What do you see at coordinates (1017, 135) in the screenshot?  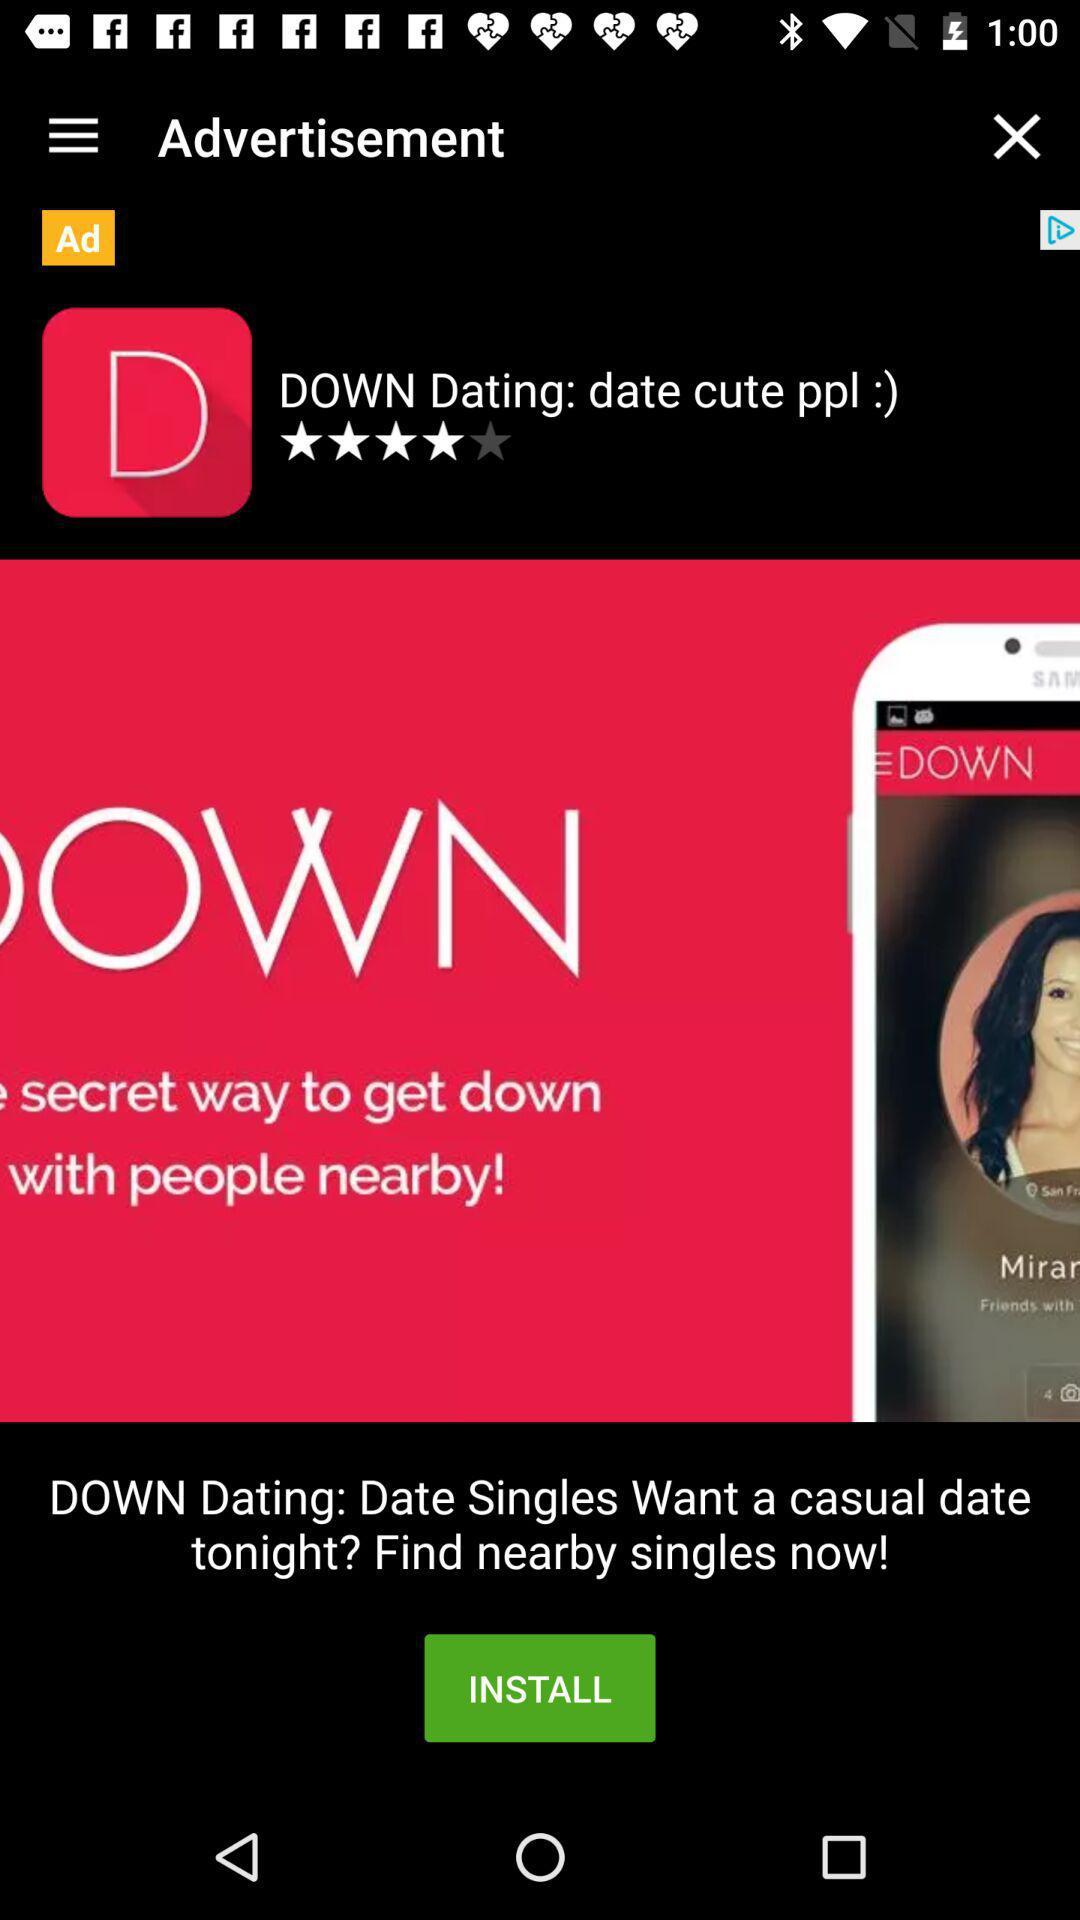 I see `the item to the right of the advertisement item` at bounding box center [1017, 135].